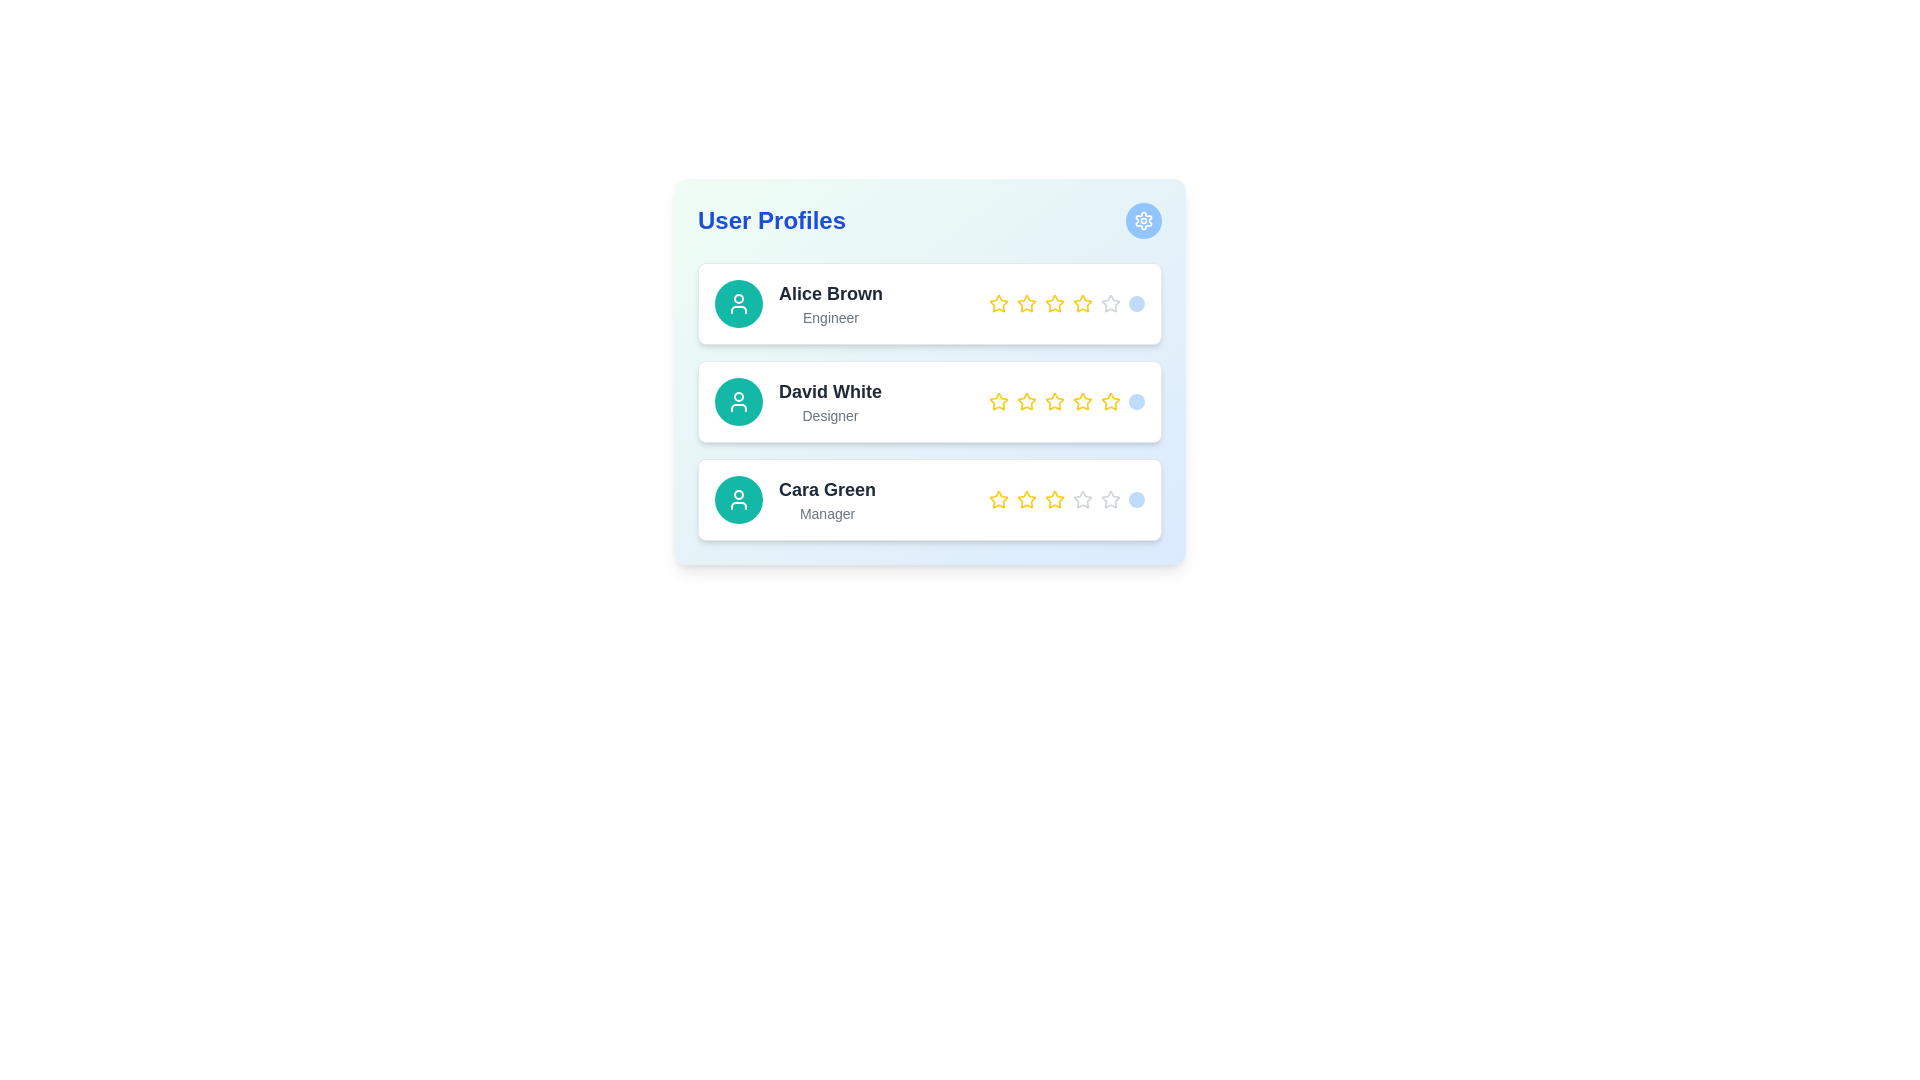 Image resolution: width=1920 pixels, height=1080 pixels. I want to click on the text label displaying 'David White' in bold style, so click(830, 392).